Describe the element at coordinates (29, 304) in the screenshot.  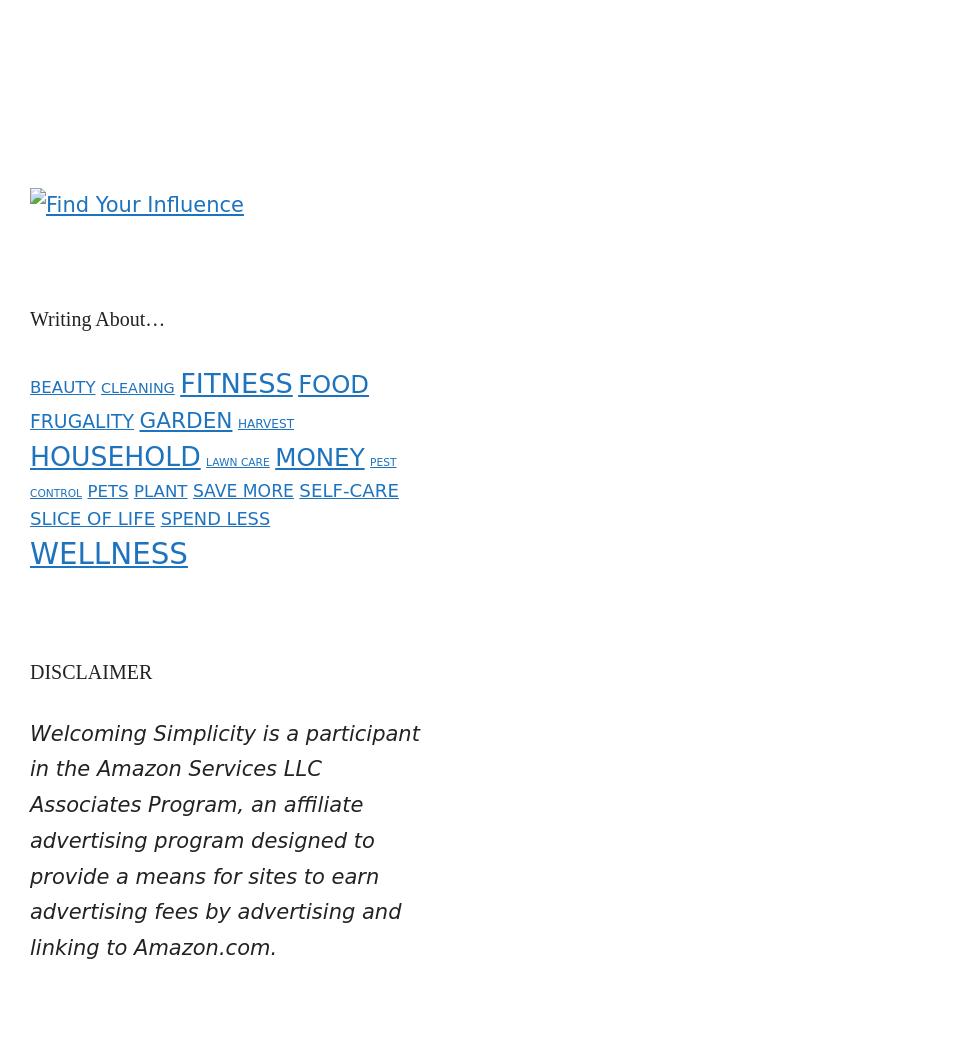
I see `'Writing About…'` at that location.